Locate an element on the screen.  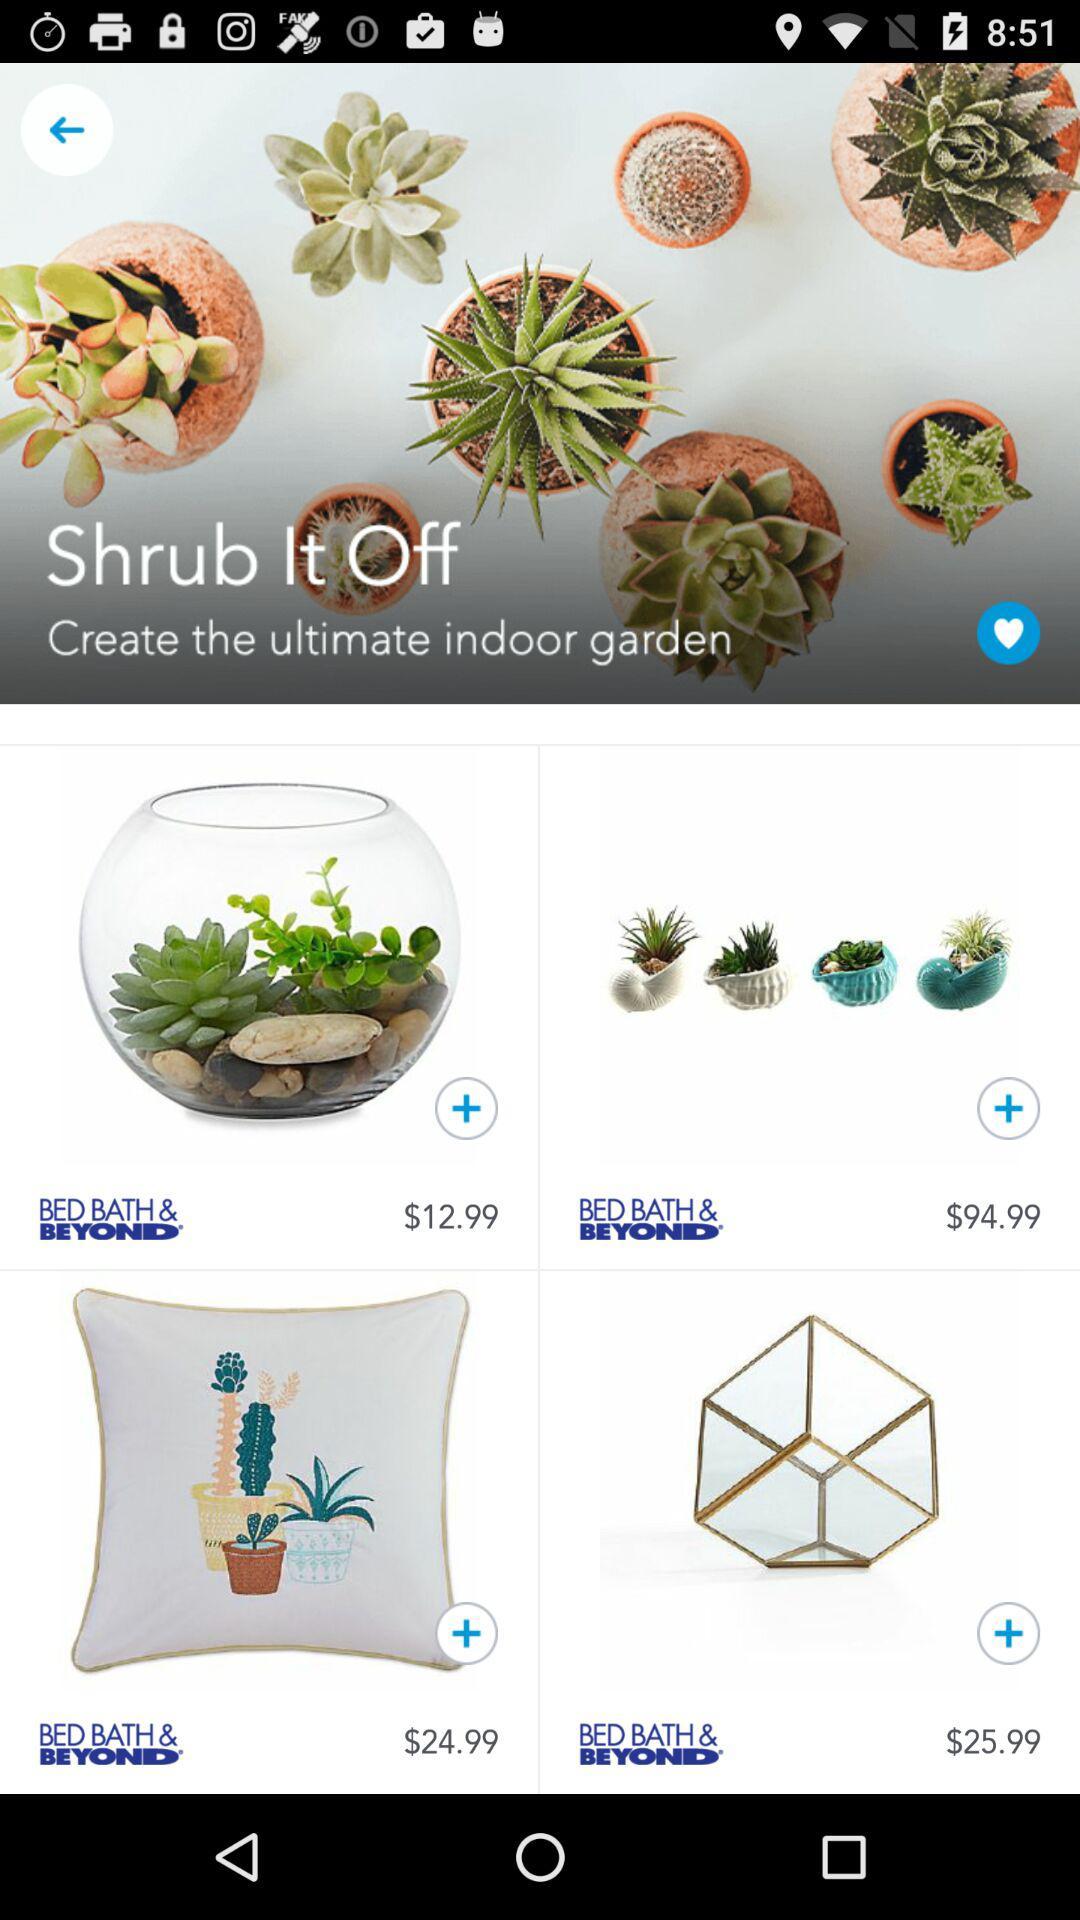
plant to cart is located at coordinates (466, 1107).